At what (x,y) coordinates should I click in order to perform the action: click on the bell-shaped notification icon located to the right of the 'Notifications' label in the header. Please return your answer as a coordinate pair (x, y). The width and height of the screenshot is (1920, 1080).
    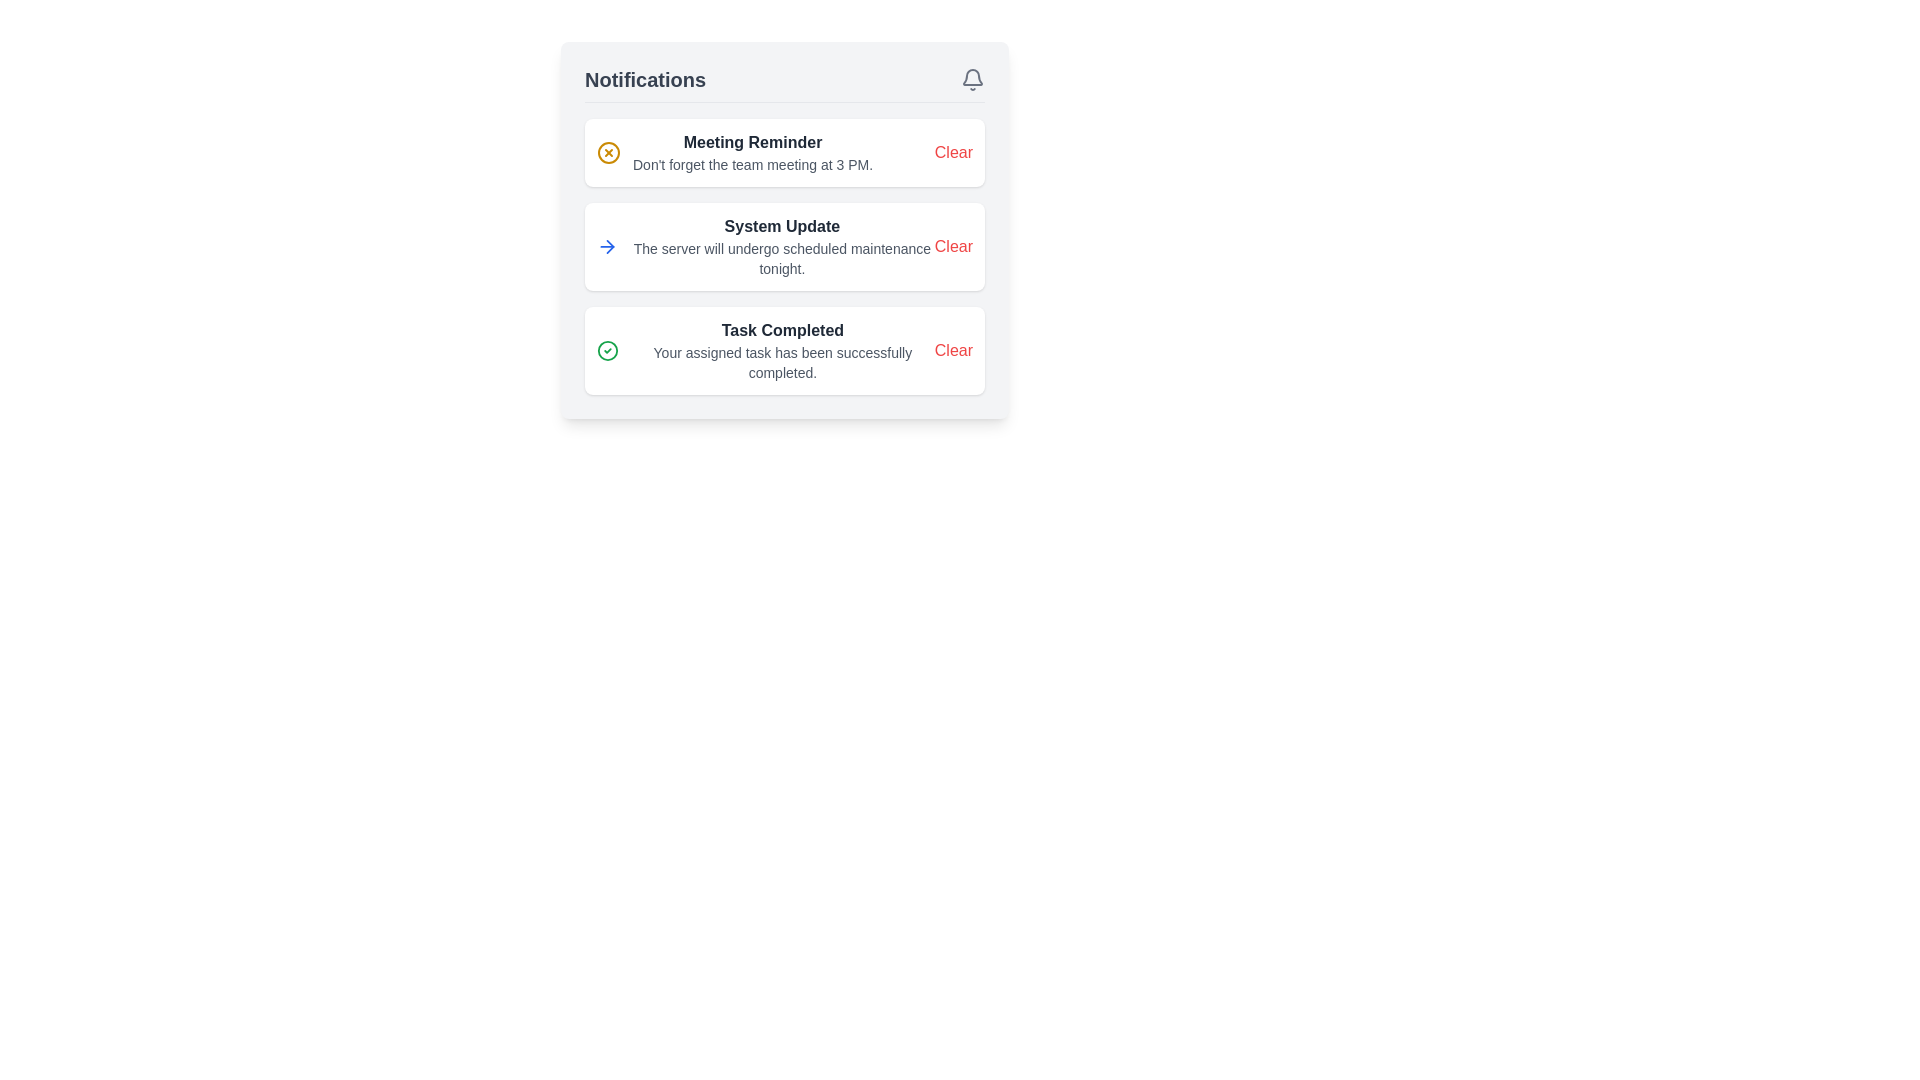
    Looking at the image, I should click on (973, 79).